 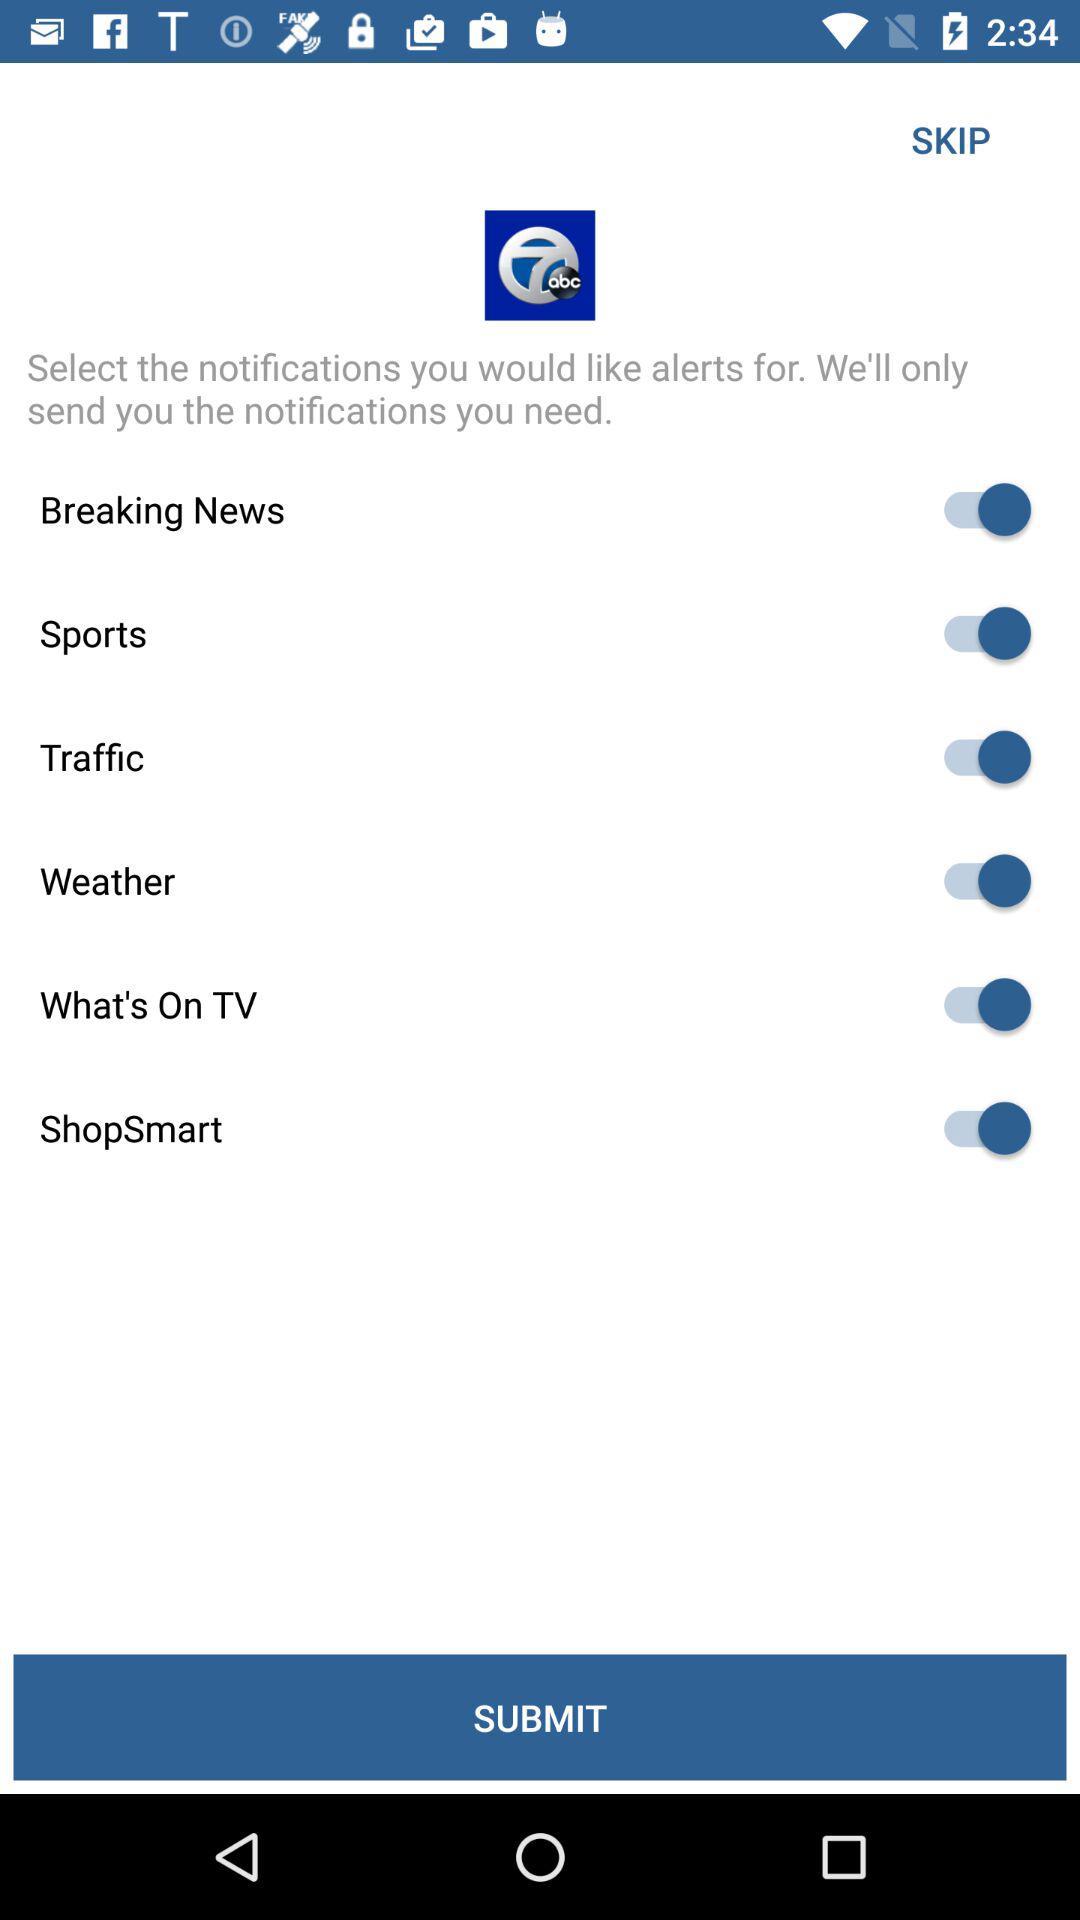 I want to click on submit, so click(x=540, y=1716).